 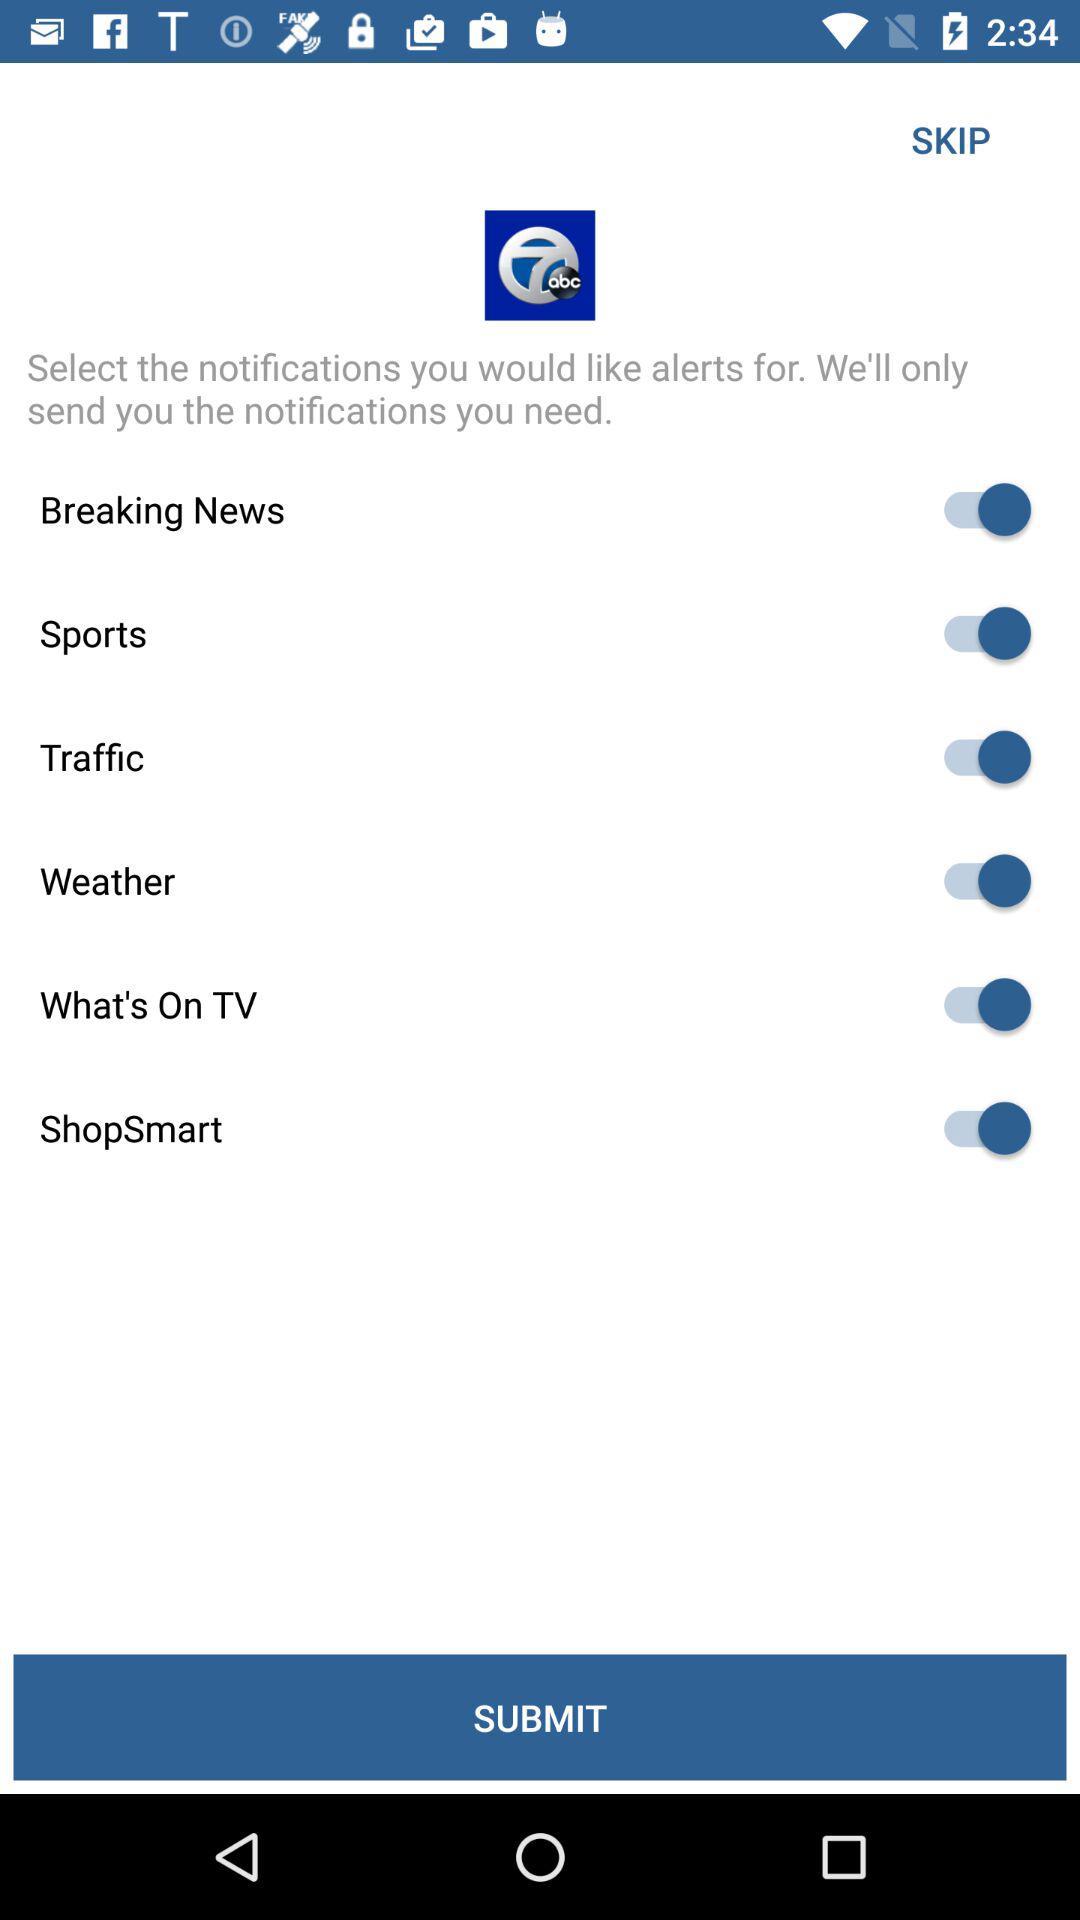 I want to click on submit, so click(x=540, y=1716).